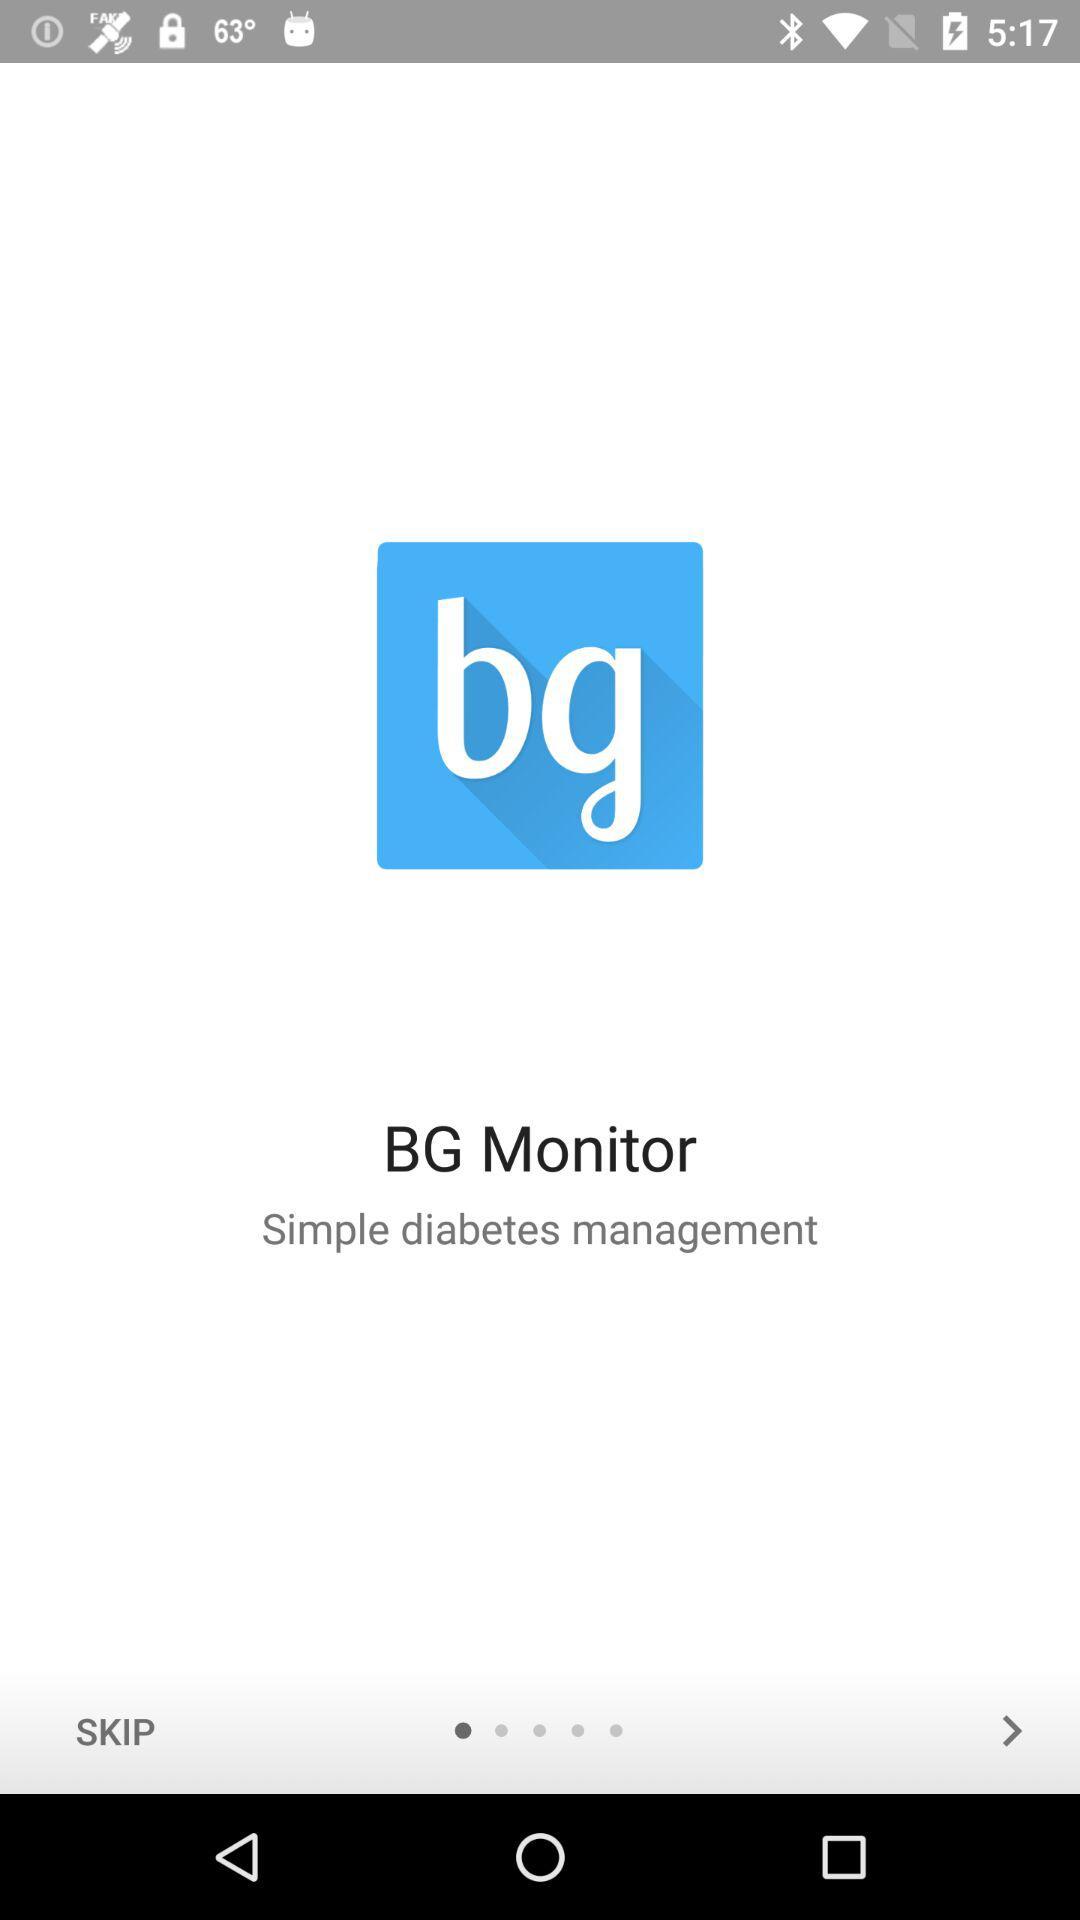  Describe the element at coordinates (1011, 1730) in the screenshot. I see `the arrow_forward icon` at that location.